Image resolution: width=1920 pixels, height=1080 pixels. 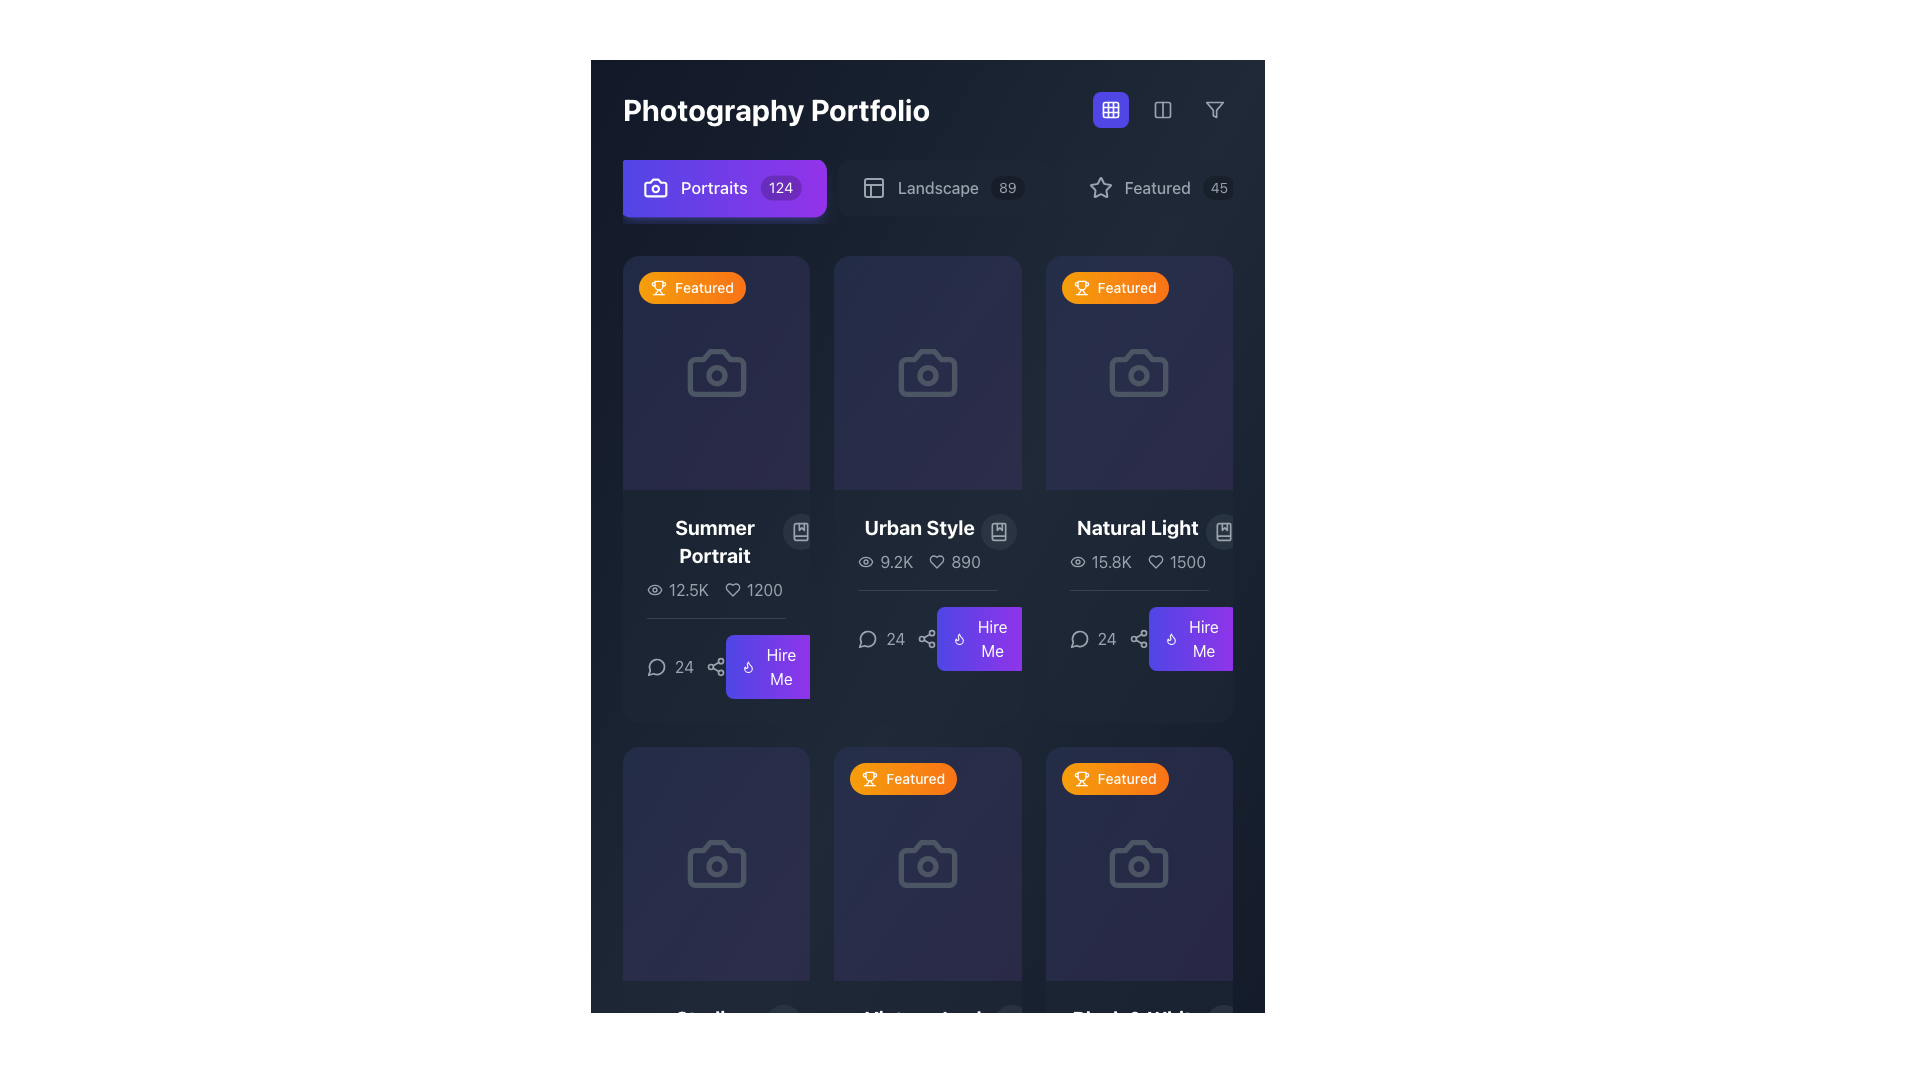 What do you see at coordinates (982, 639) in the screenshot?
I see `the 'Hire Me' button located in the lower section of the 'Urban Style' card, which is the second card in the row of portfolio items under the category 'Portraits'` at bounding box center [982, 639].